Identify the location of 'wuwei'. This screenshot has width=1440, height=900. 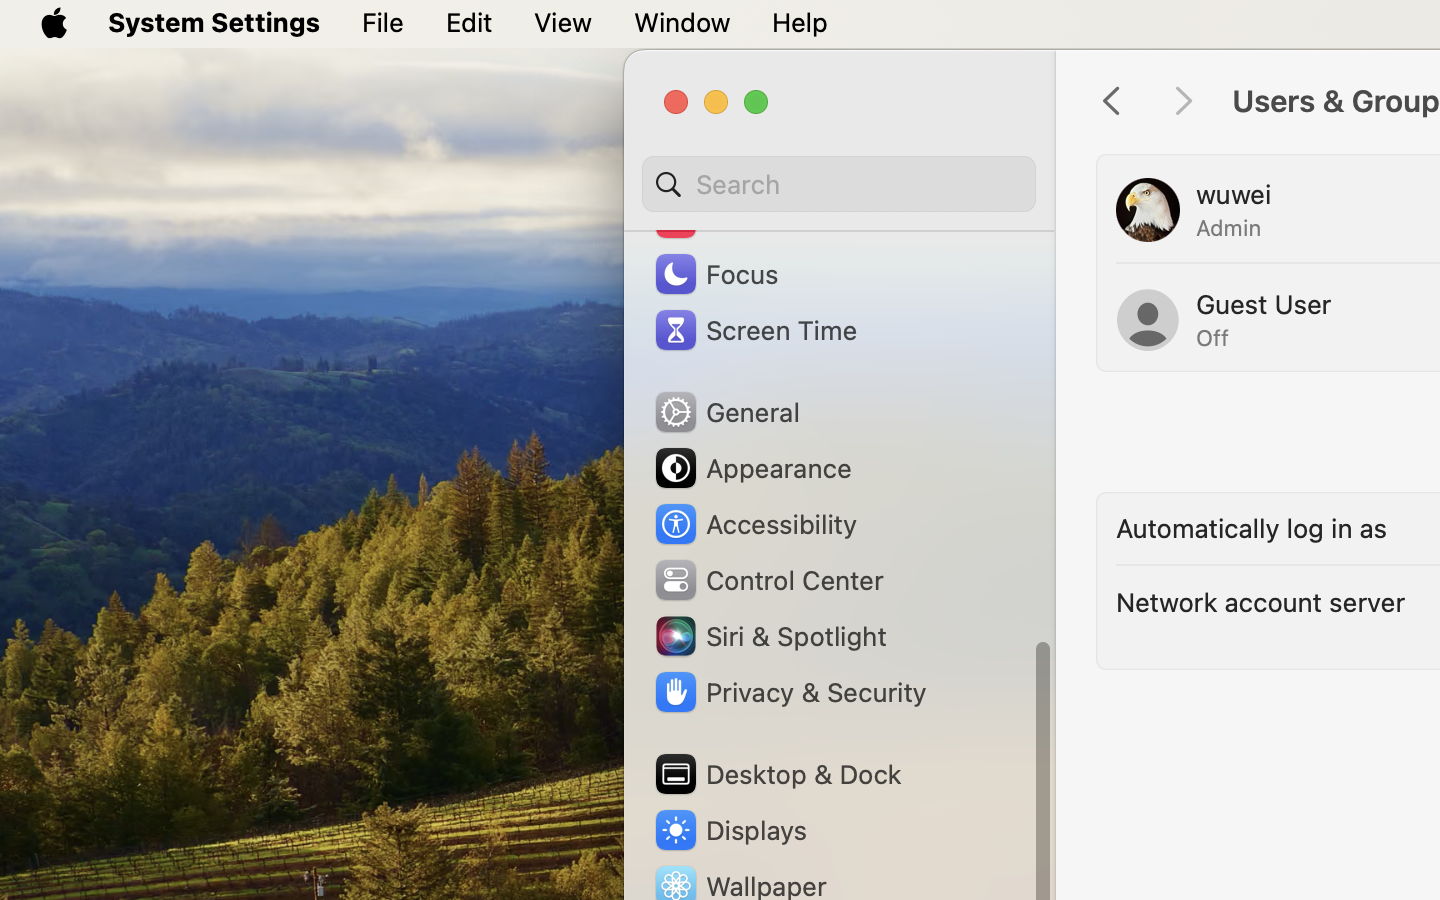
(1232, 194).